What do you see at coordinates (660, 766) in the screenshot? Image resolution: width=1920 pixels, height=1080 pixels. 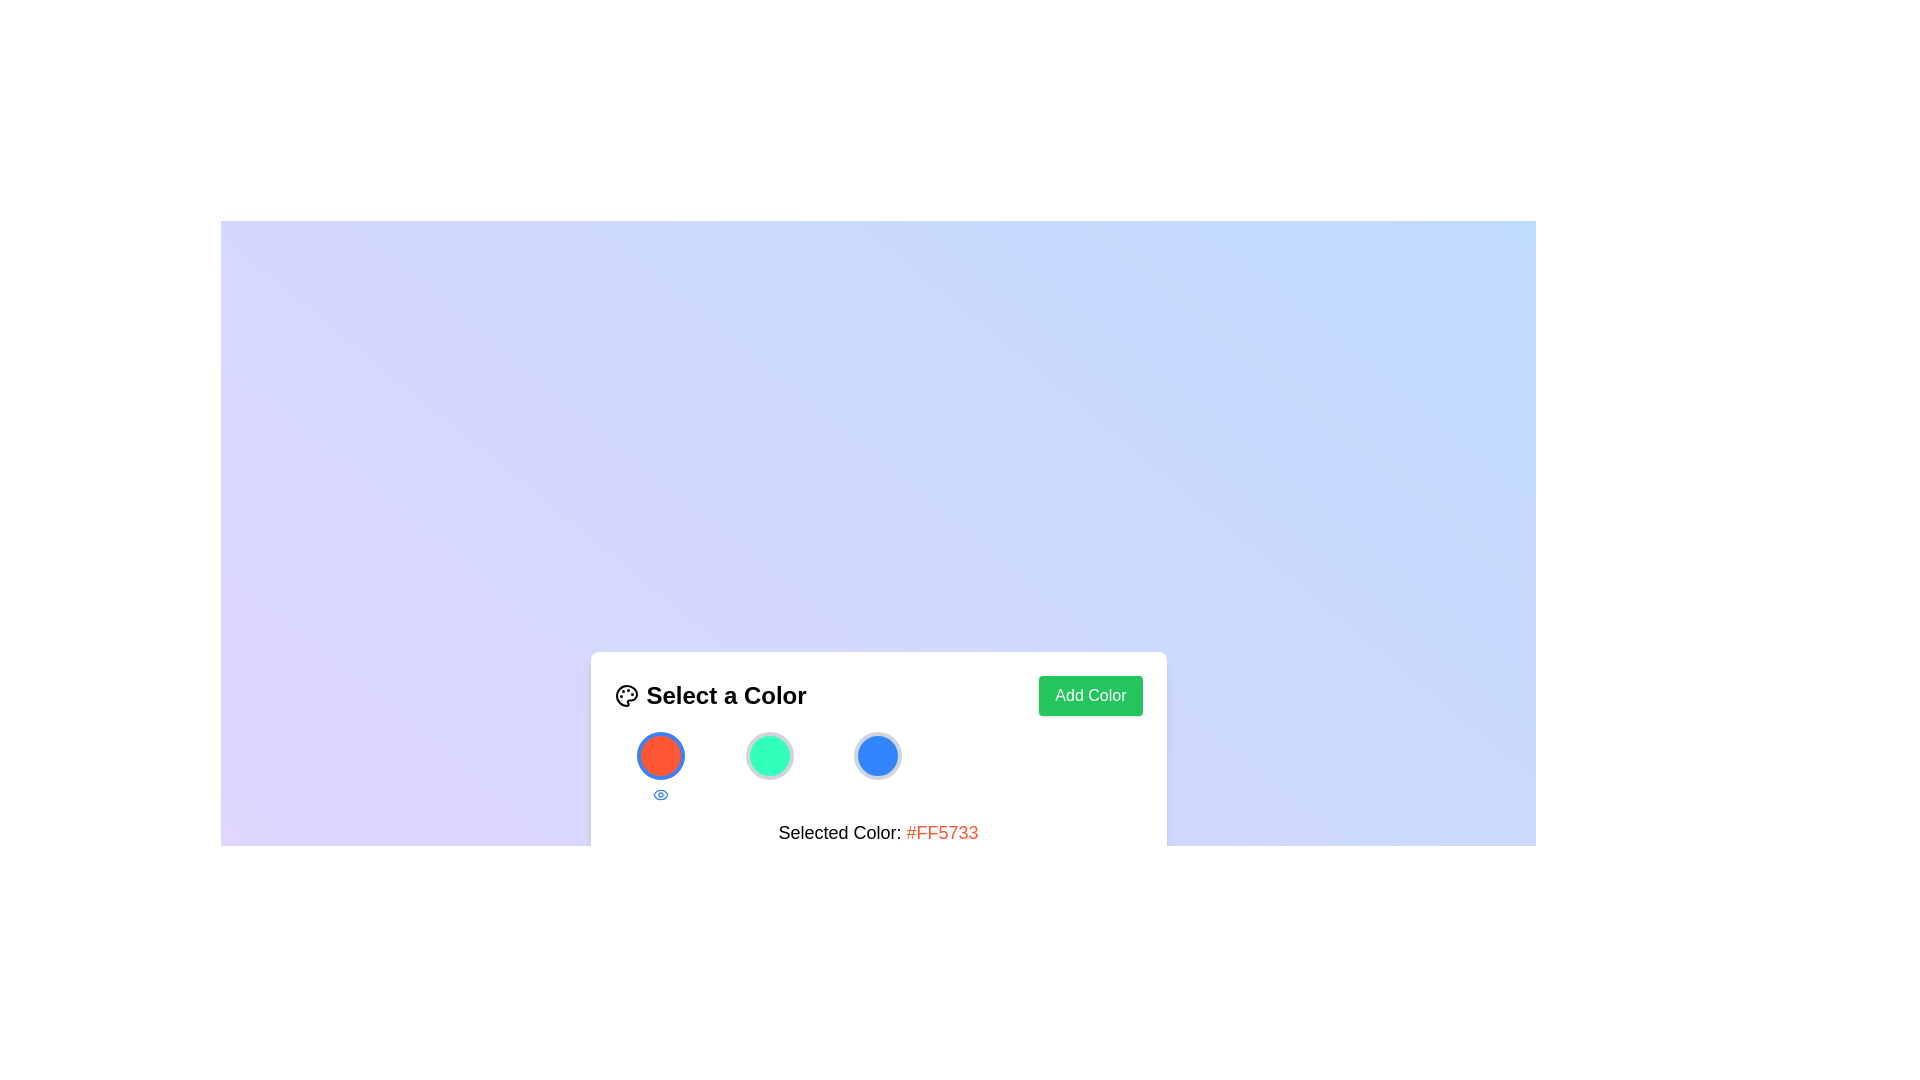 I see `the first selectable color option button representing the orange color` at bounding box center [660, 766].